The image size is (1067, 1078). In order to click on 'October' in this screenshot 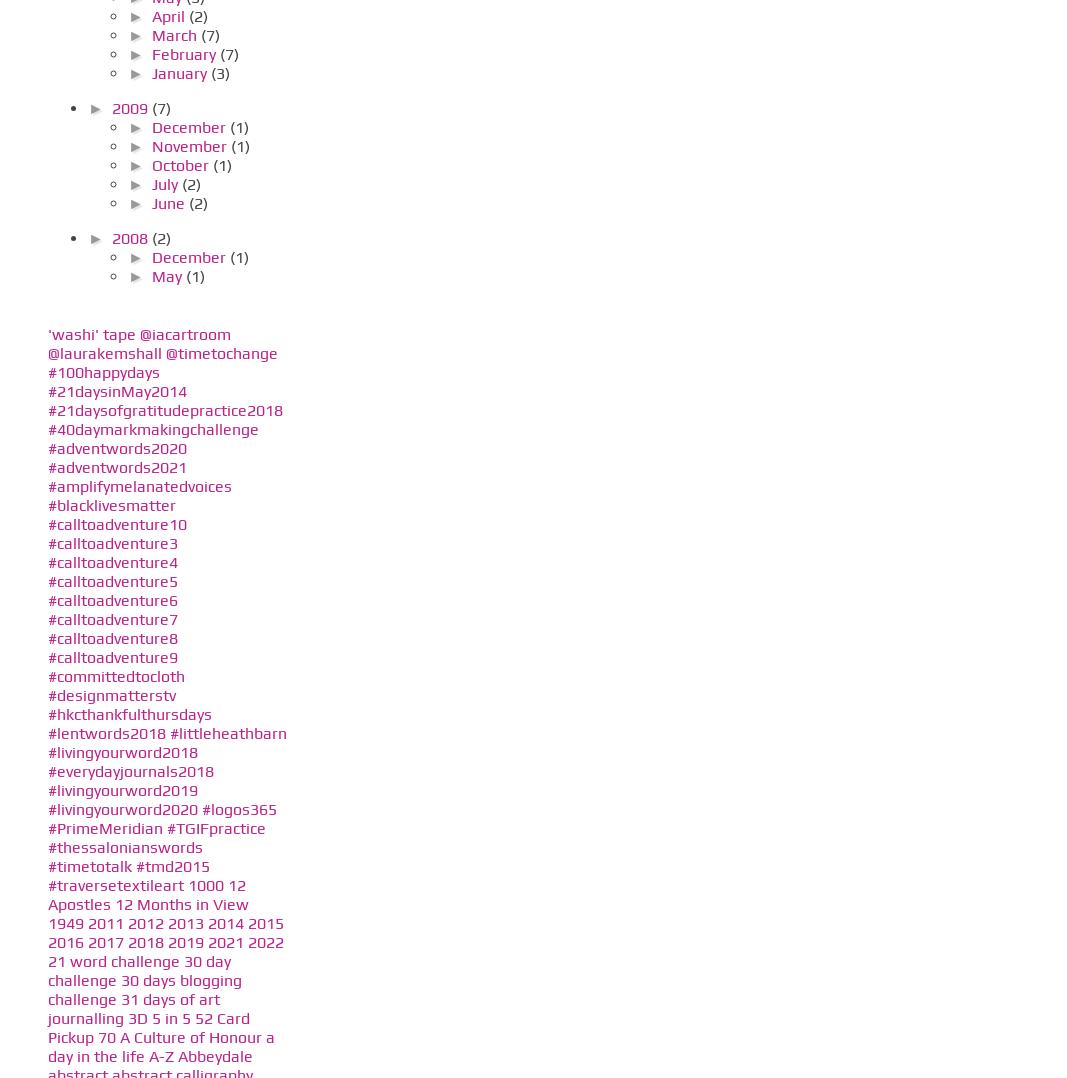, I will do `click(181, 164)`.